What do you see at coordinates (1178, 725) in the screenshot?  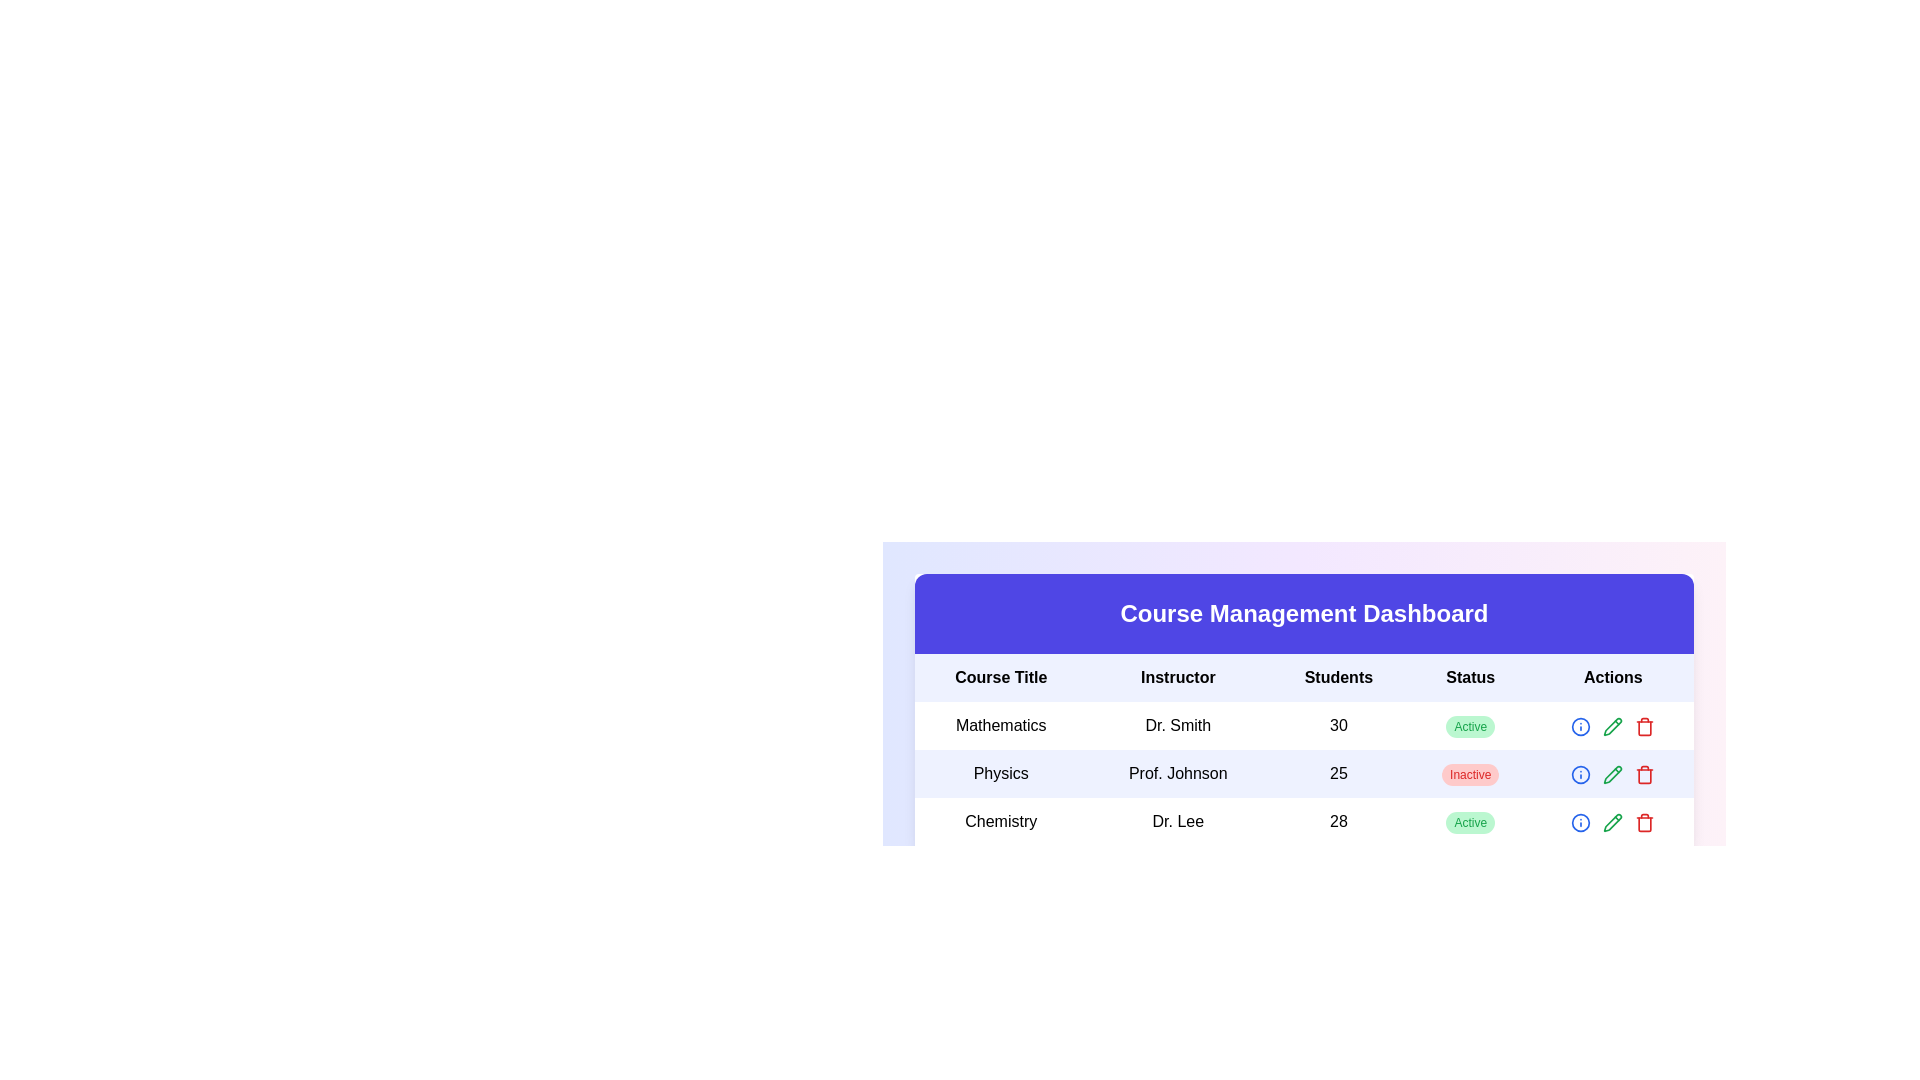 I see `name 'Dr. Smith' from the Text label element located in the Instructor column of the table, which is the second cell in the row corresponding to 'Mathematics'` at bounding box center [1178, 725].